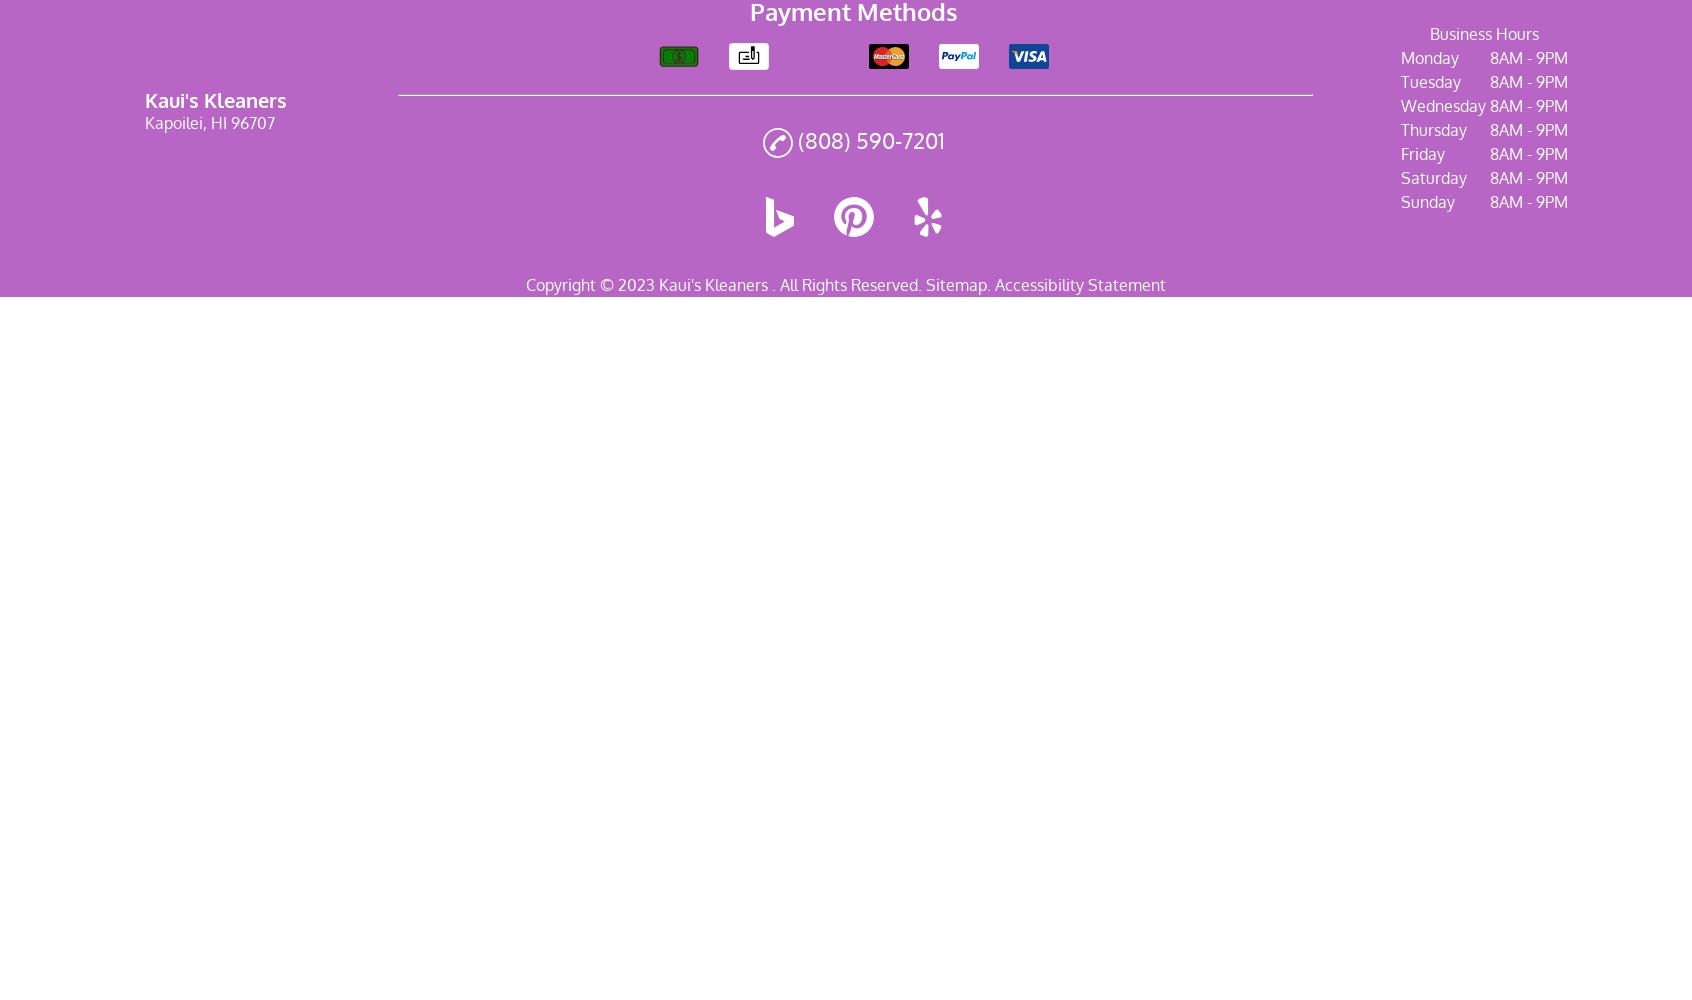  I want to click on '(808) 590-7201', so click(870, 140).